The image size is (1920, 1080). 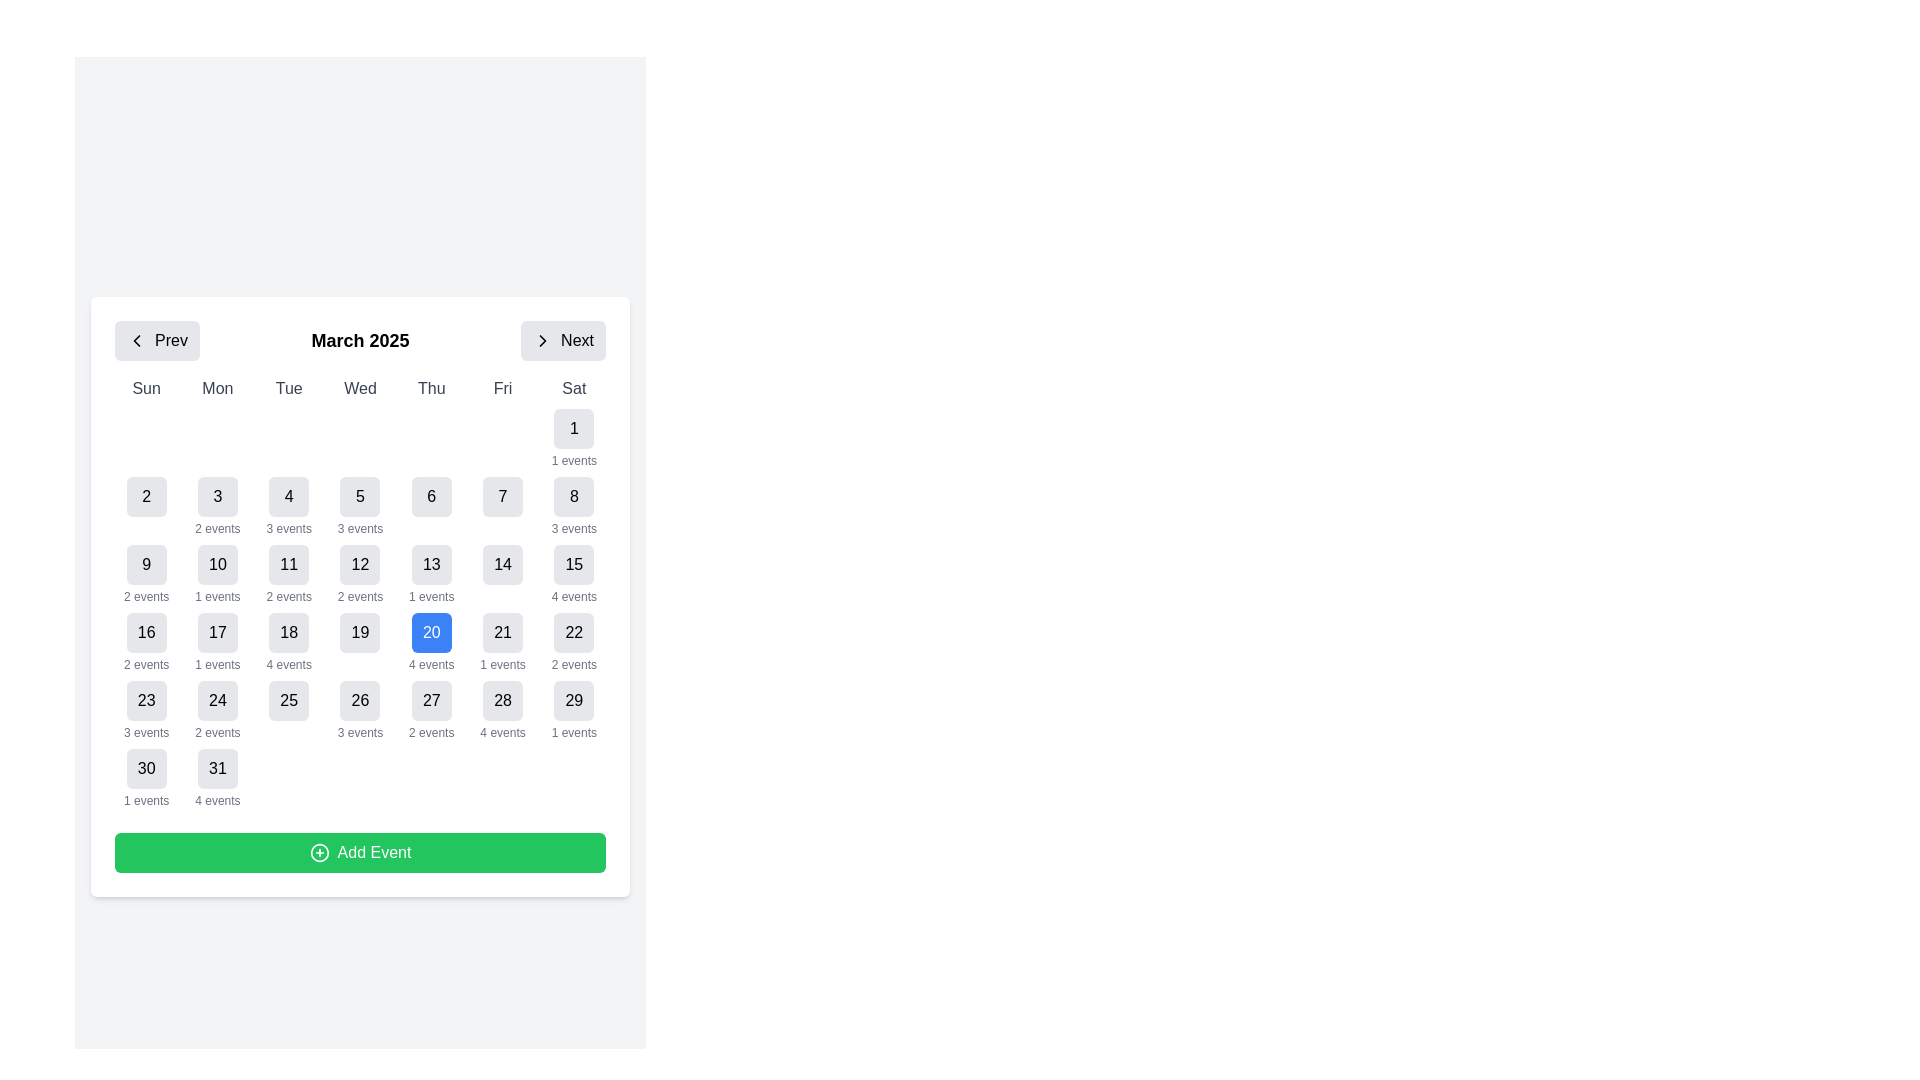 What do you see at coordinates (288, 574) in the screenshot?
I see `the calendar date cell displaying '11' with a light gray background` at bounding box center [288, 574].